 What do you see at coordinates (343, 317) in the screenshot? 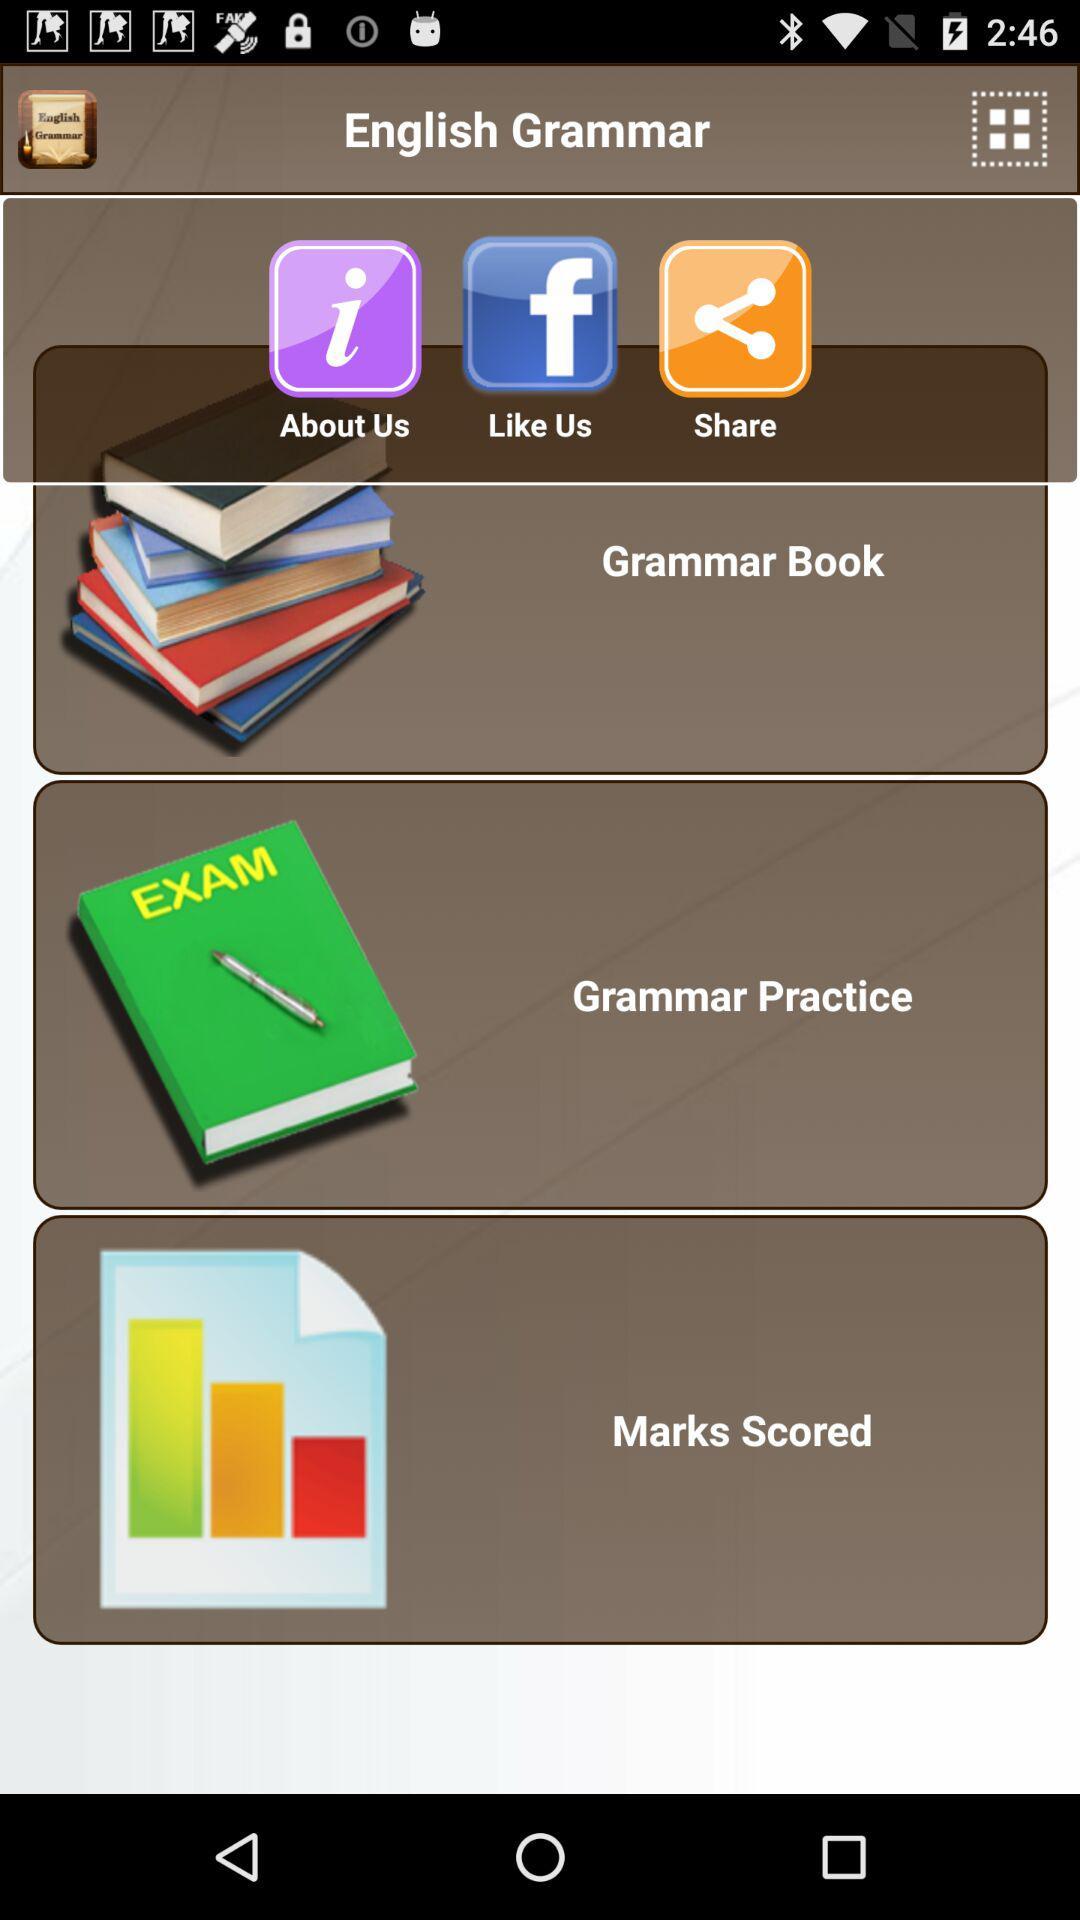
I see `more information` at bounding box center [343, 317].